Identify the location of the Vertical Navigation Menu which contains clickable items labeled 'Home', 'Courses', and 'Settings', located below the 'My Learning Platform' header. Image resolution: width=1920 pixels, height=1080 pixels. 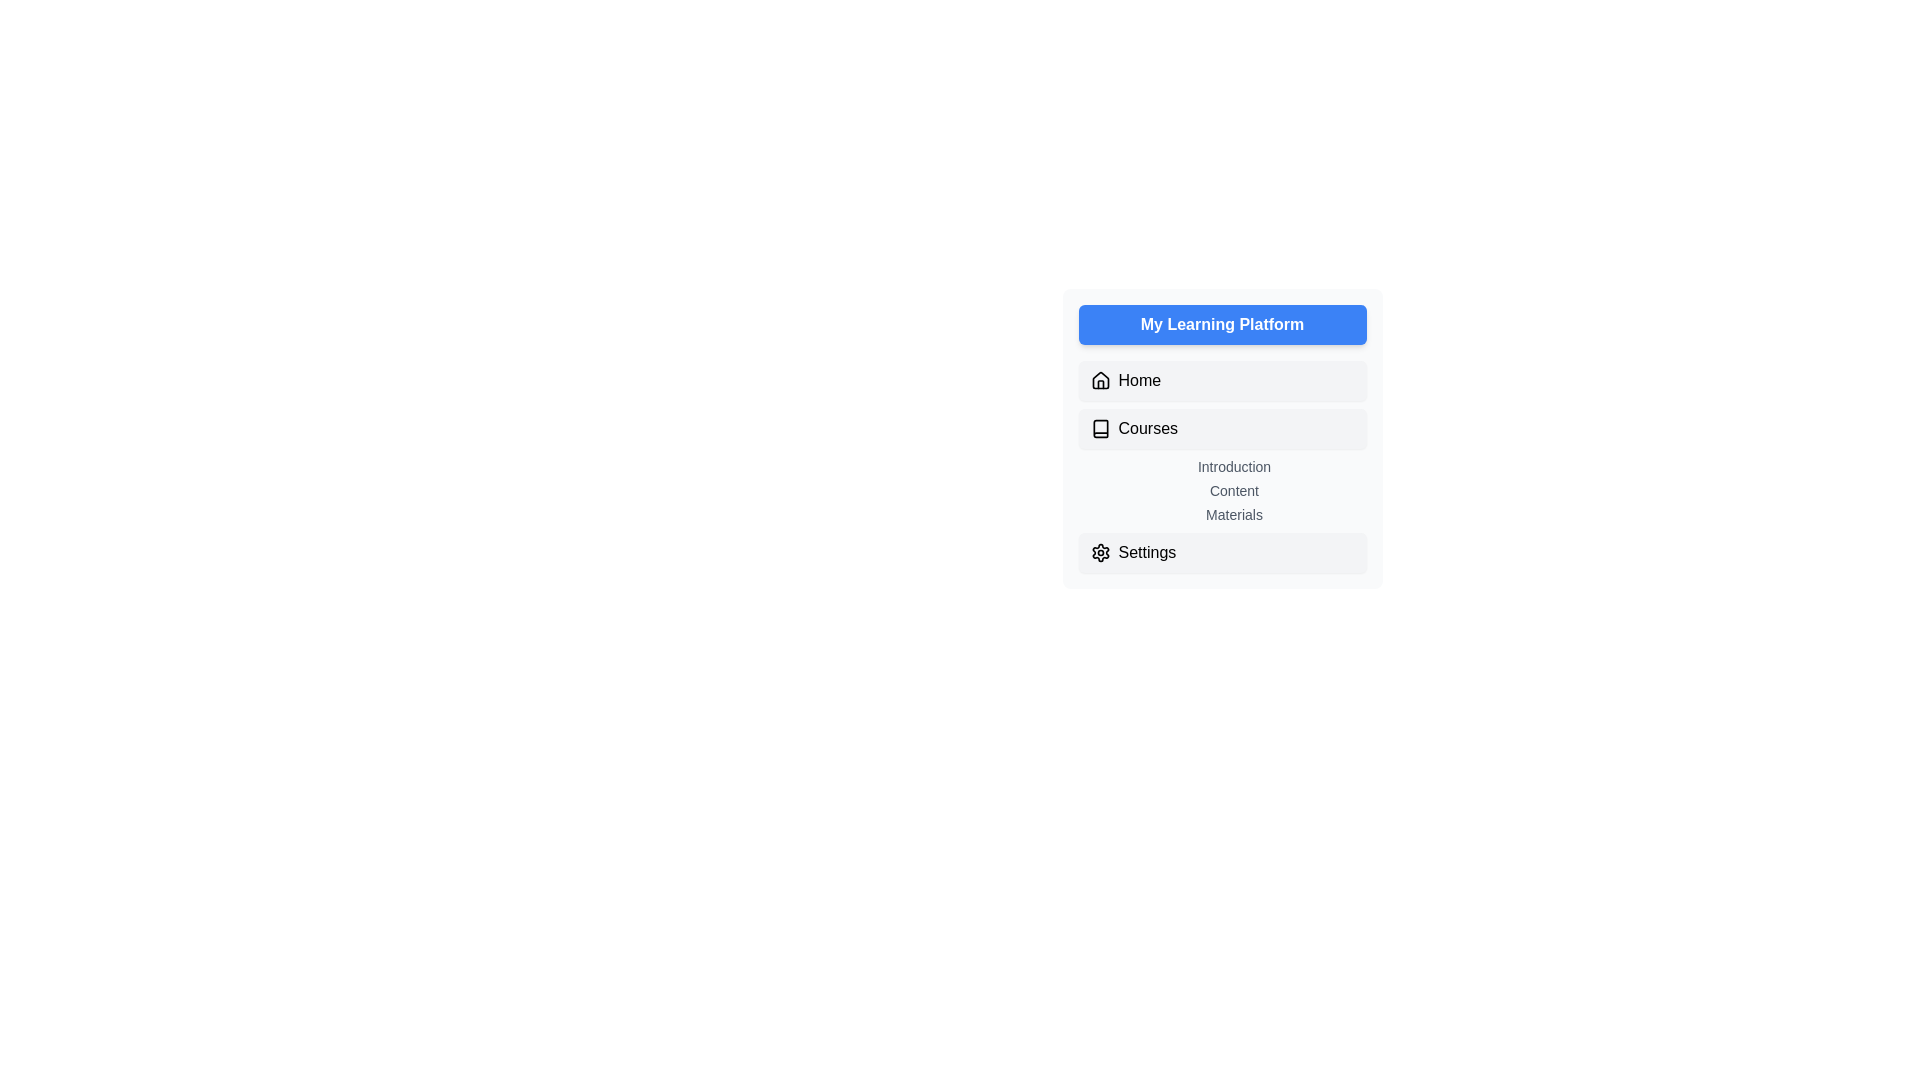
(1221, 466).